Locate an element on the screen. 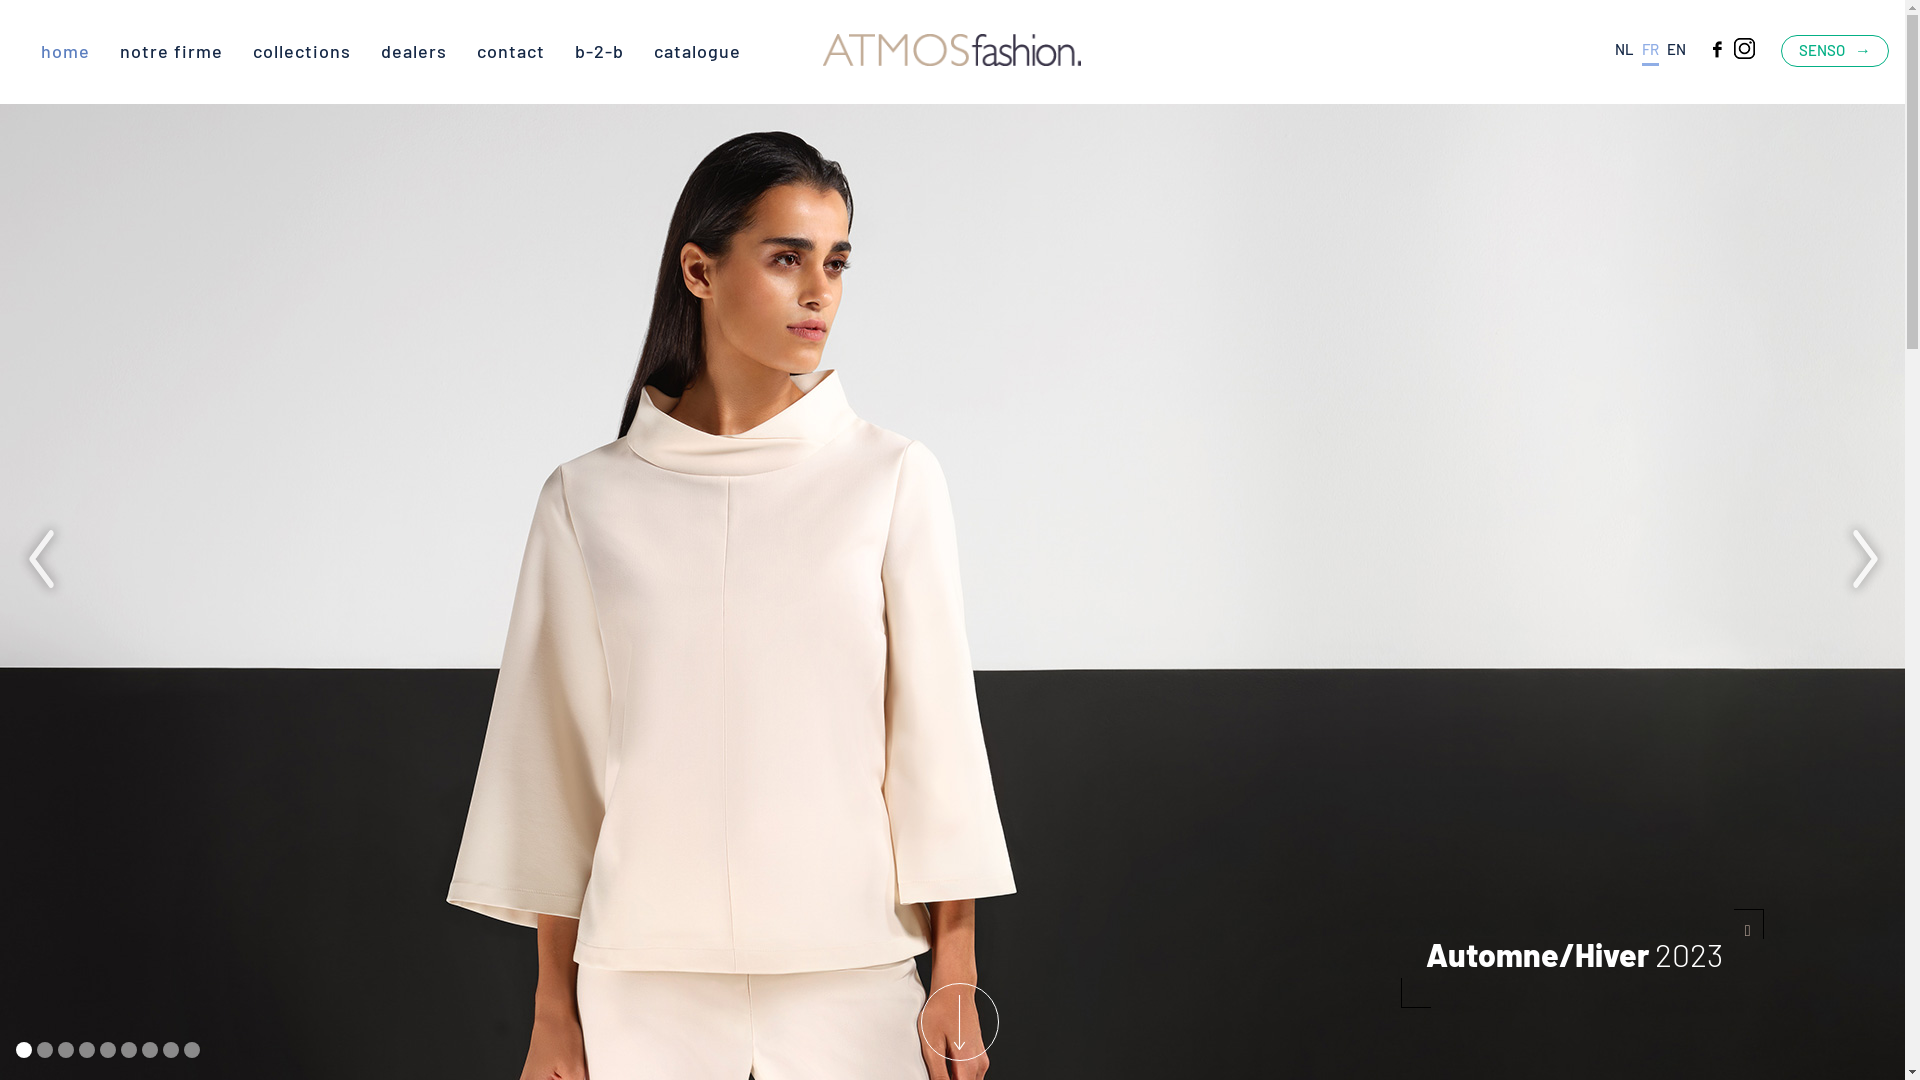 The width and height of the screenshot is (1920, 1080). 'notre firme' is located at coordinates (171, 49).